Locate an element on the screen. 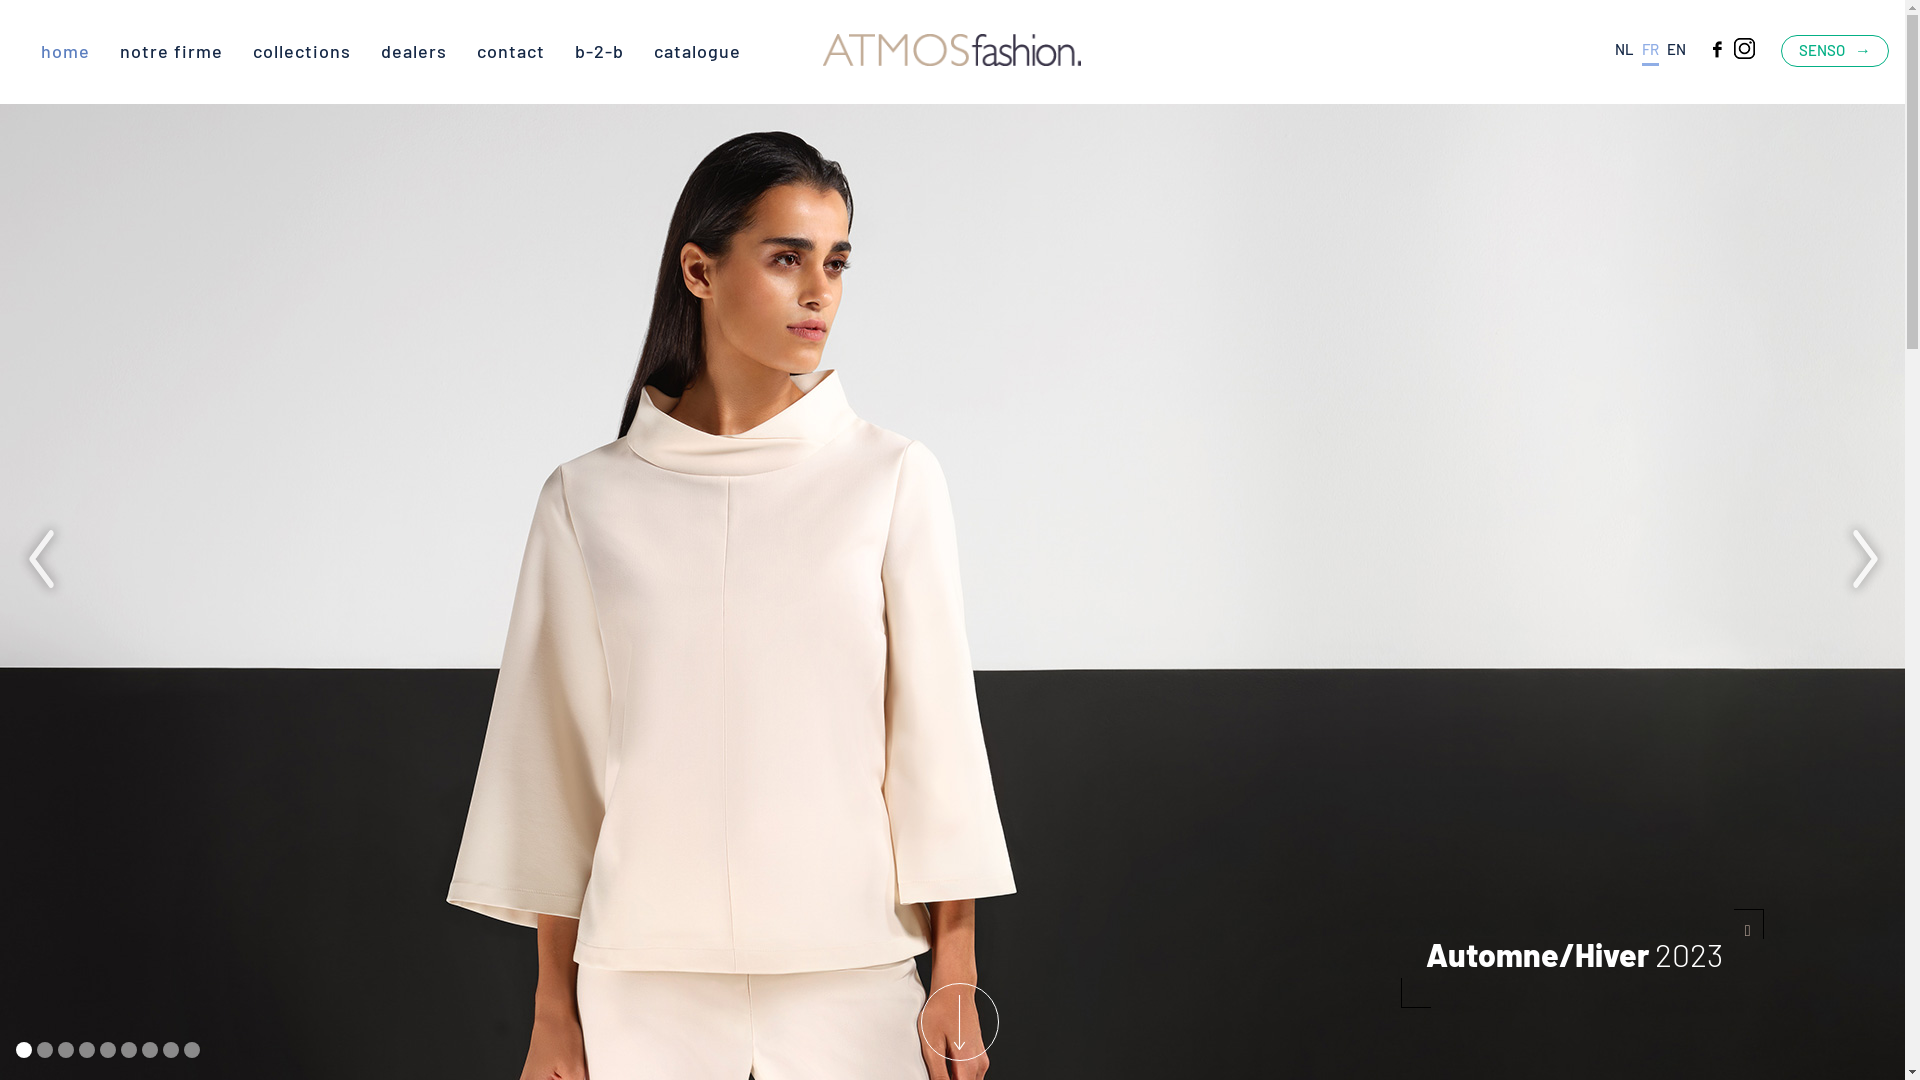 The width and height of the screenshot is (1920, 1080). 'notre firme' is located at coordinates (171, 49).